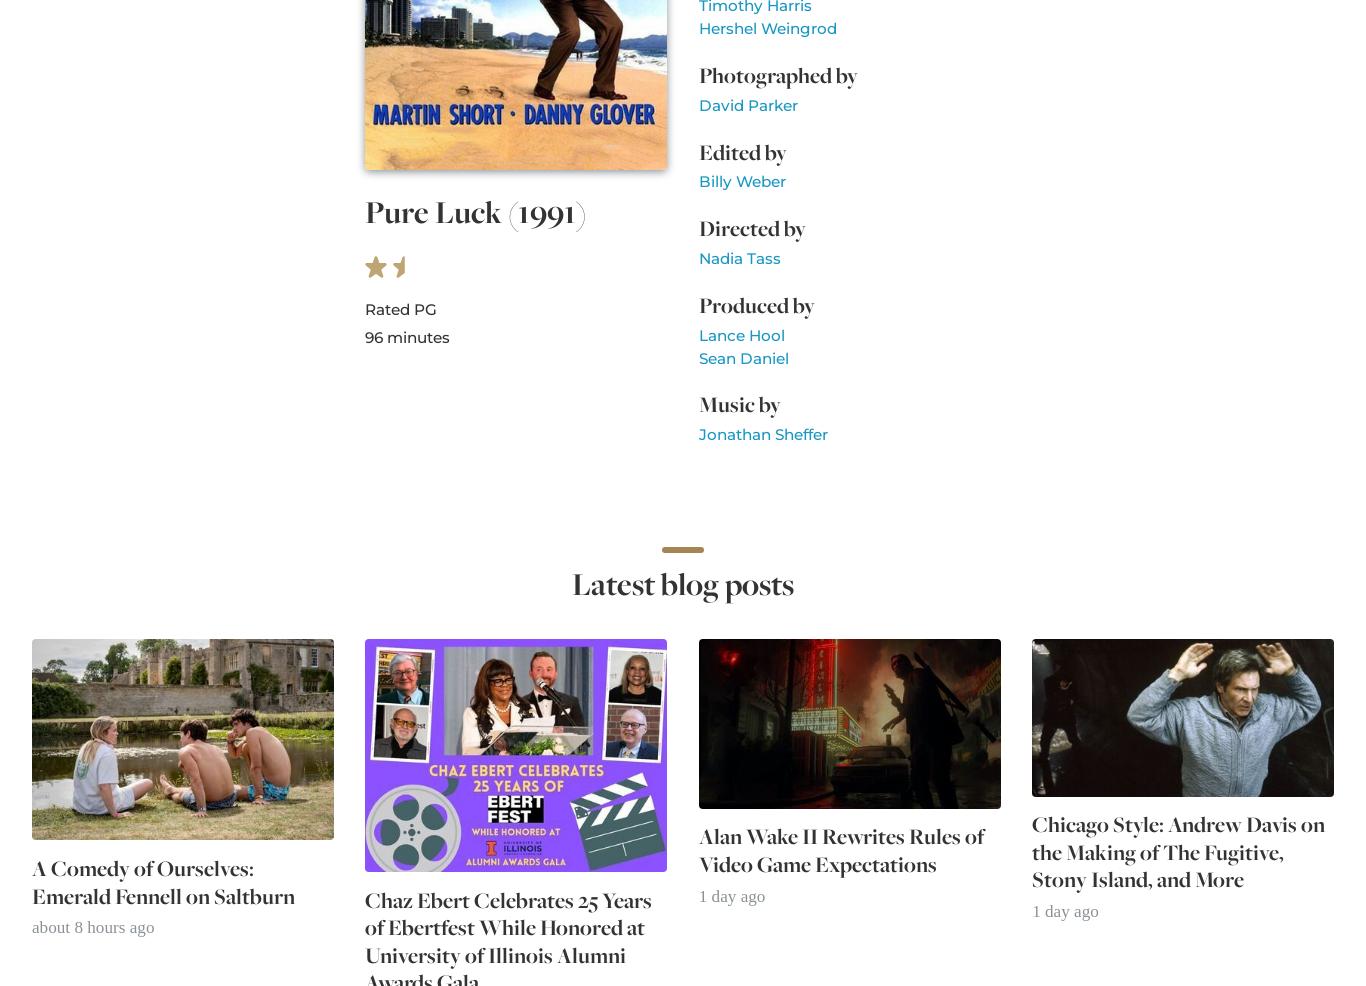  Describe the element at coordinates (742, 356) in the screenshot. I see `'Sean Daniel'` at that location.